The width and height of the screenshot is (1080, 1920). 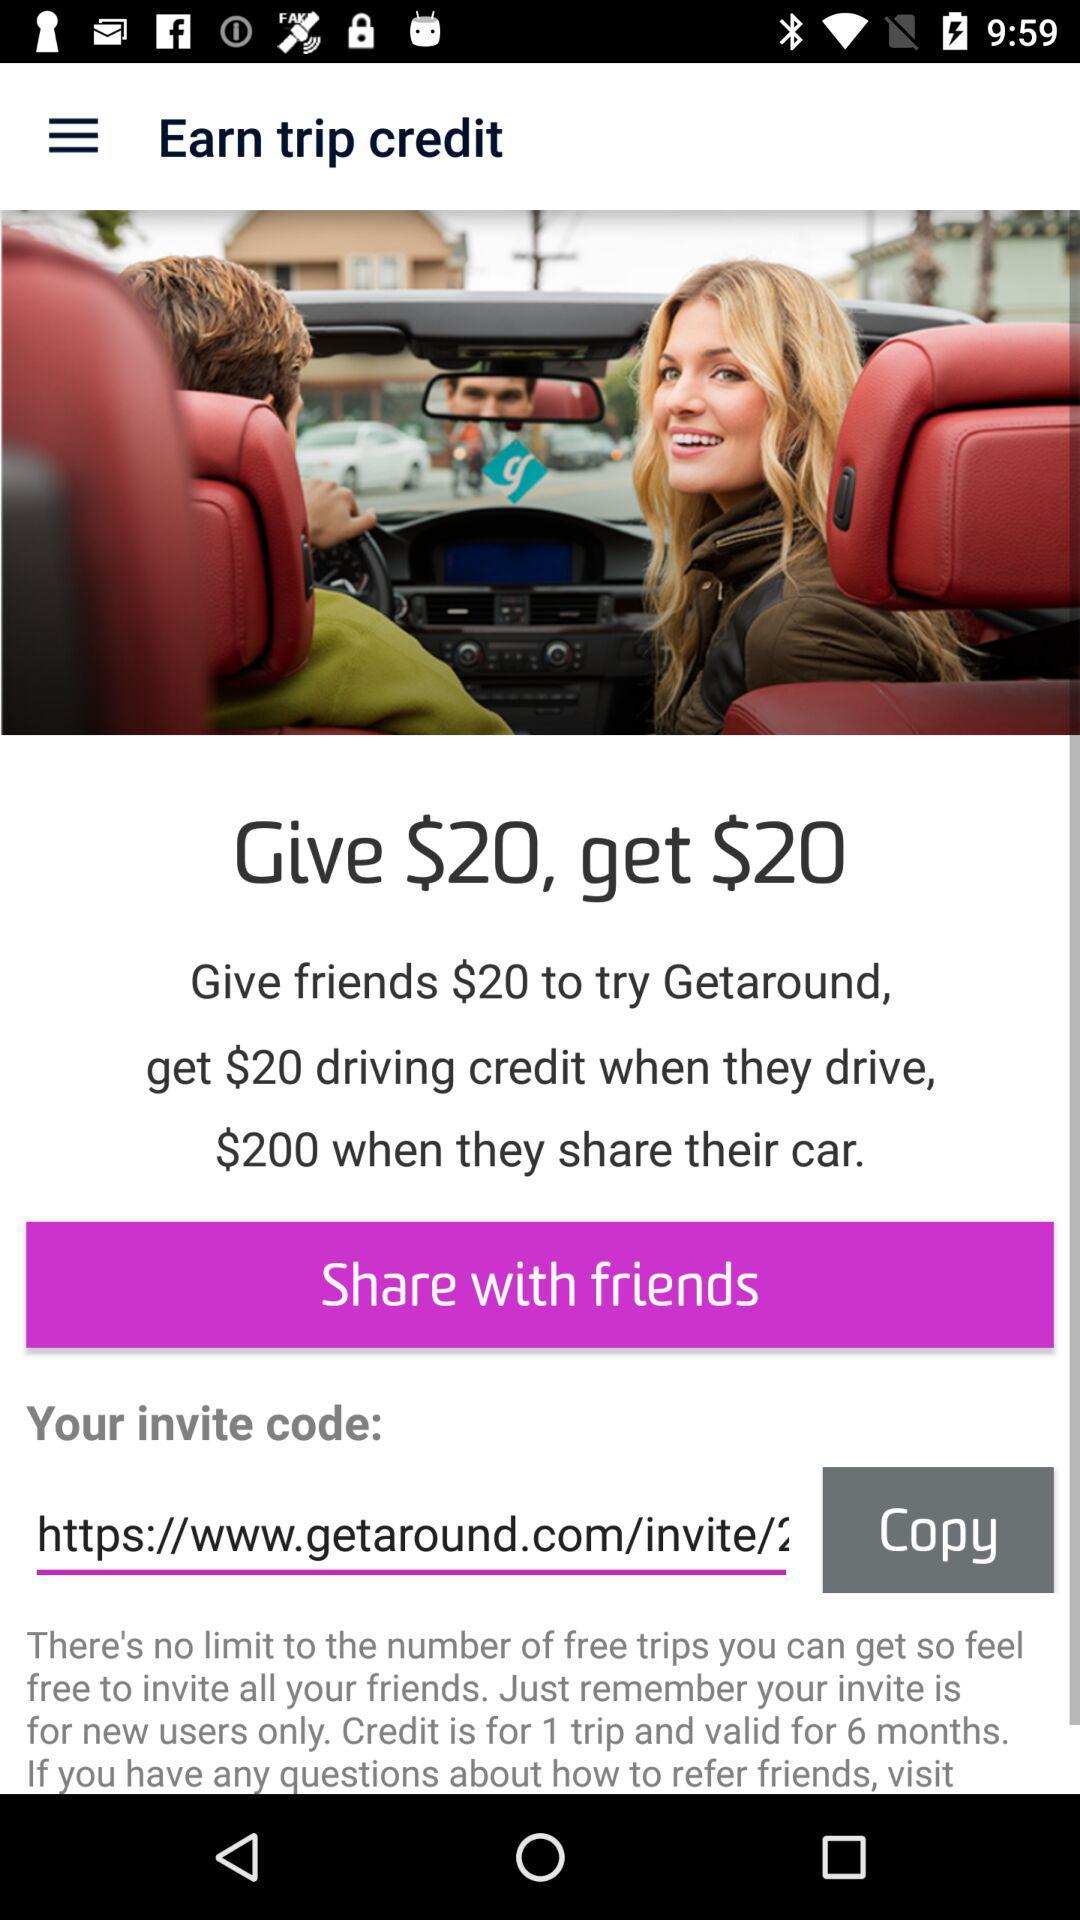 I want to click on the icon below the share with friends icon, so click(x=938, y=1529).